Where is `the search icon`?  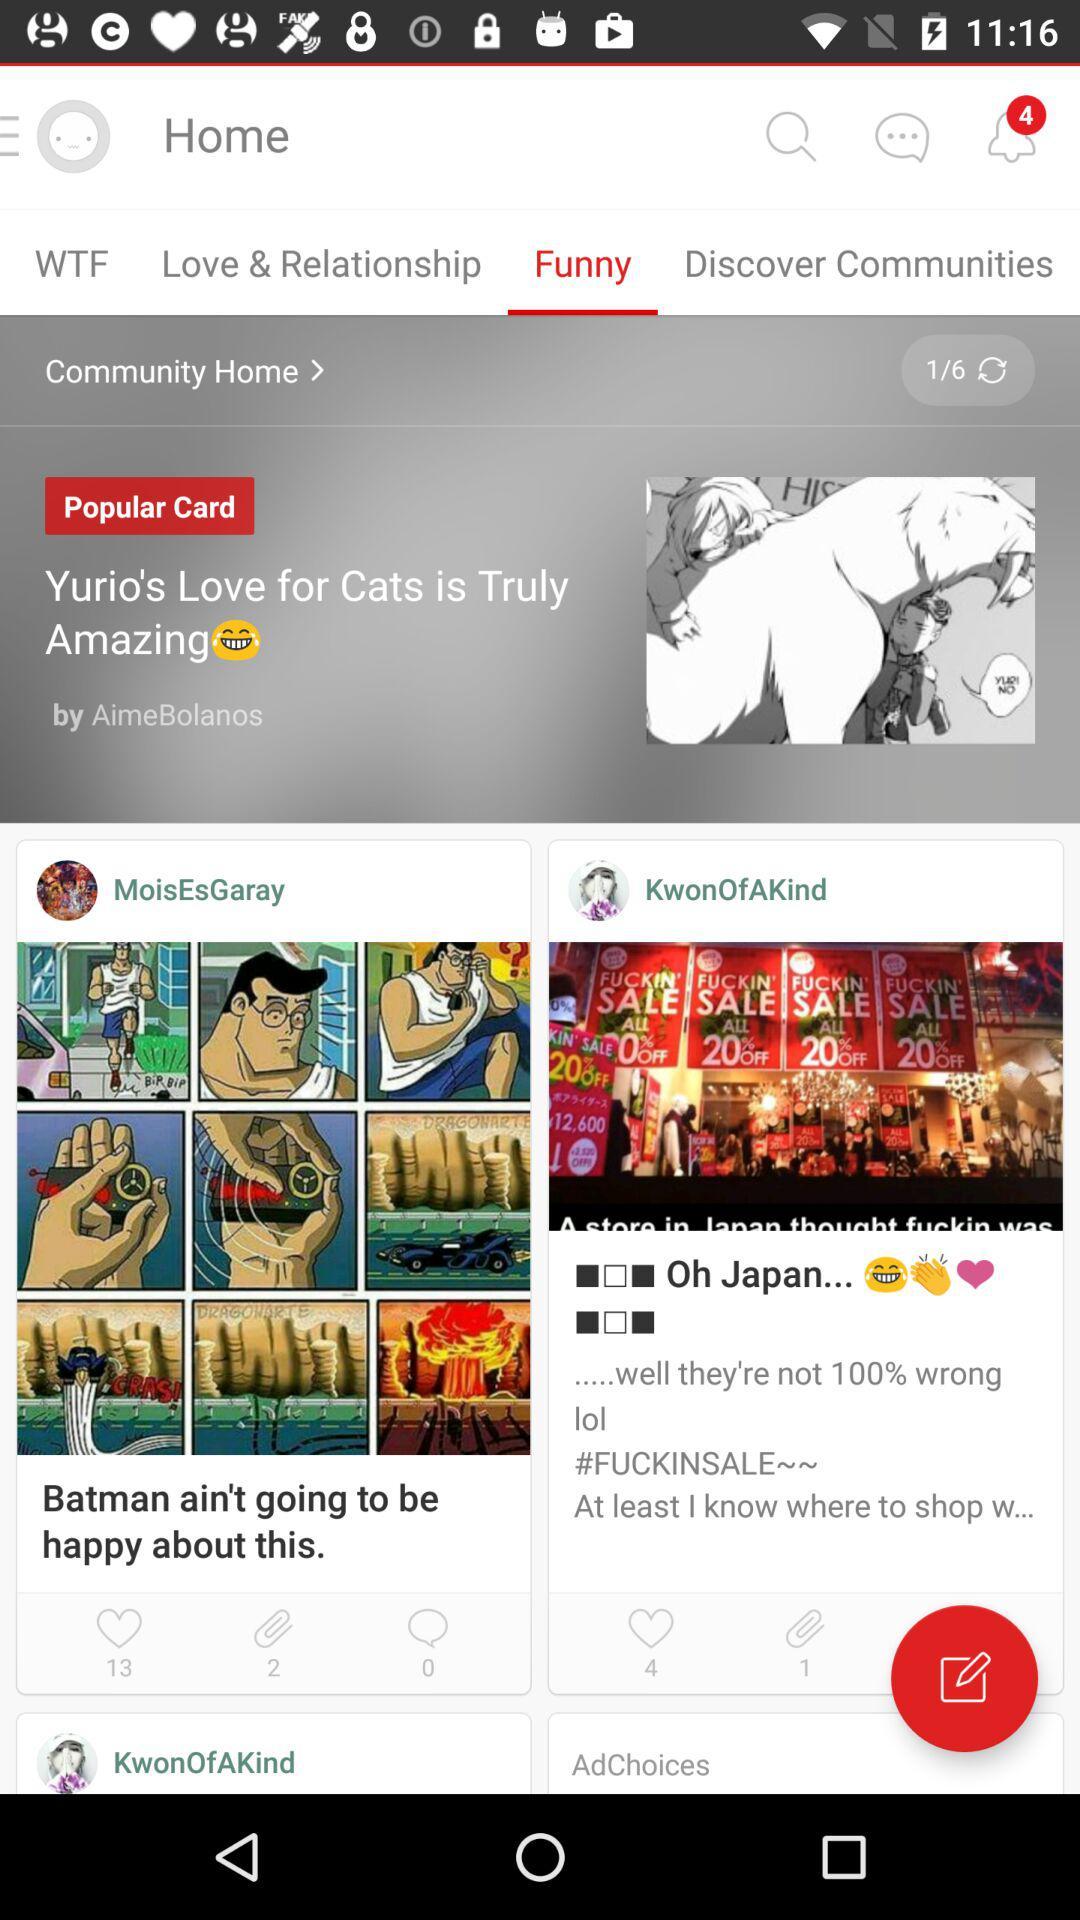 the search icon is located at coordinates (789, 135).